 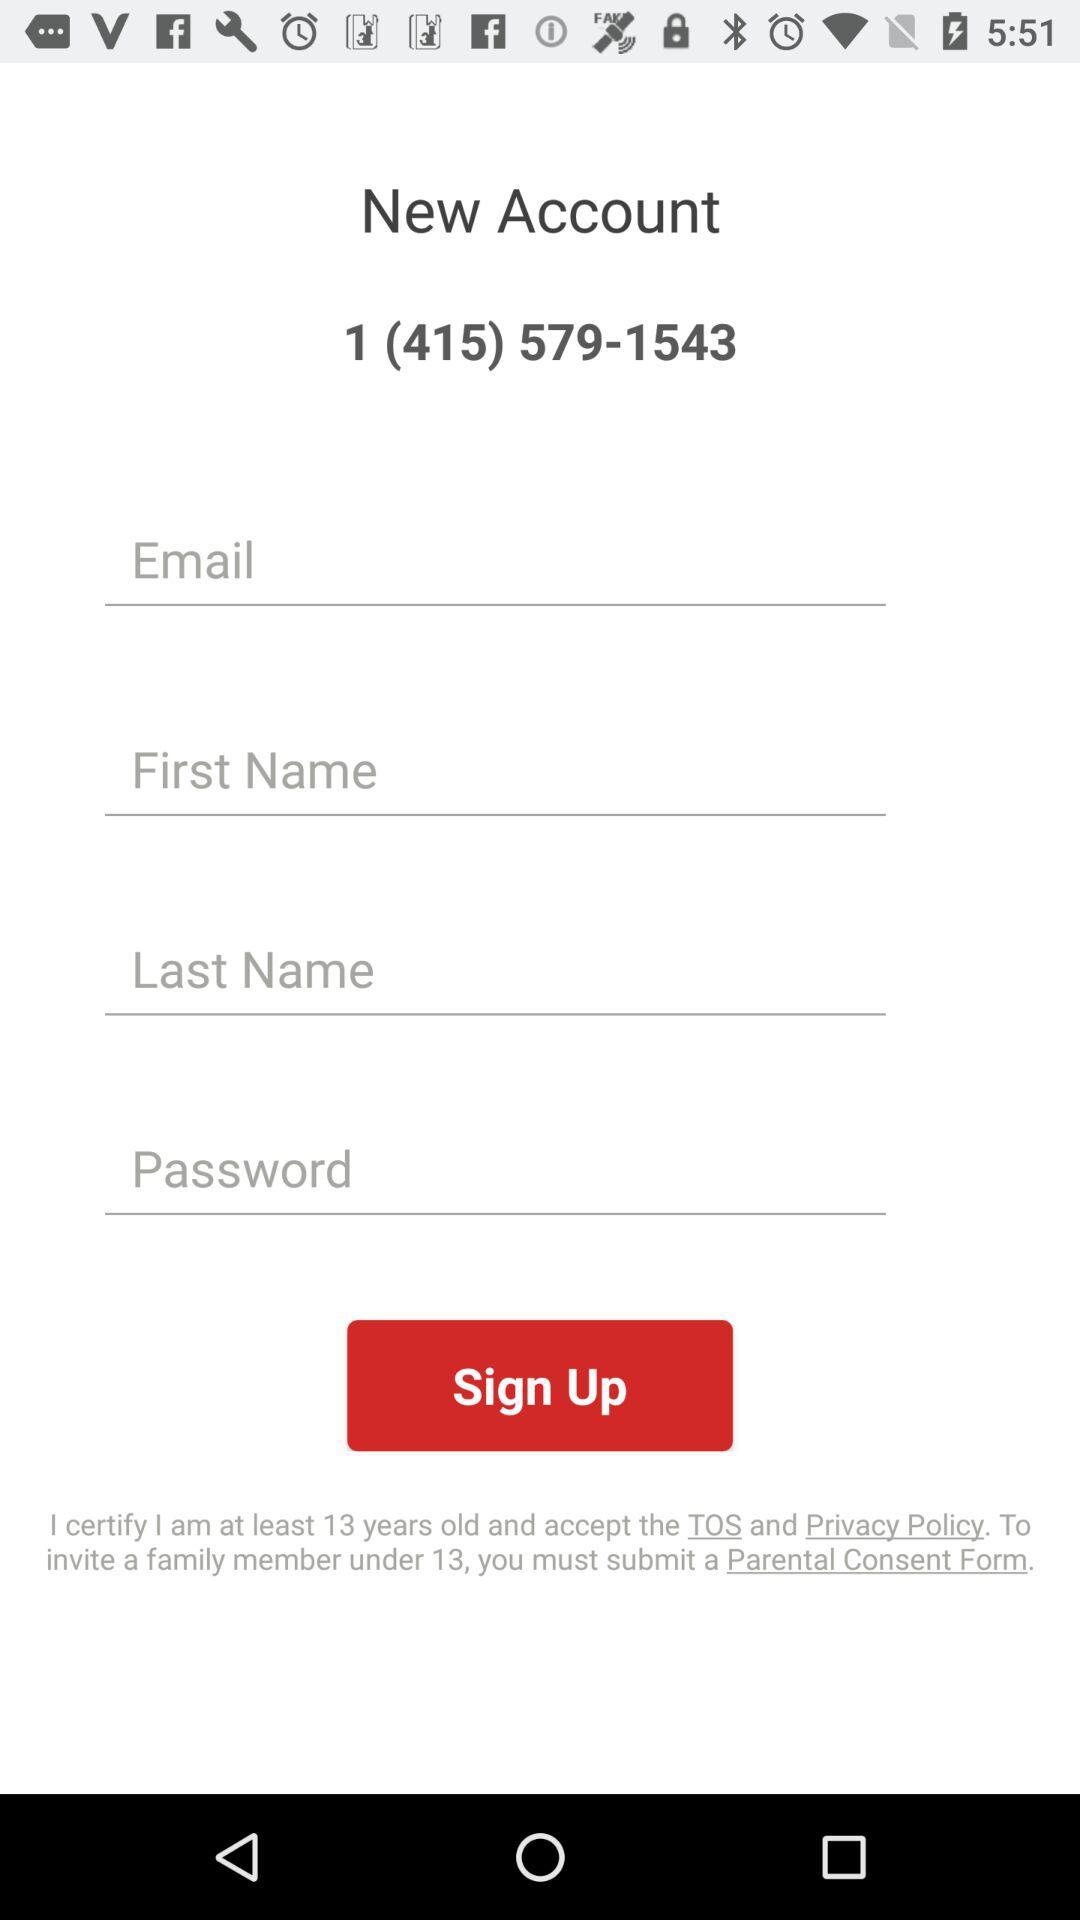 What do you see at coordinates (540, 1384) in the screenshot?
I see `the icon above the i certify i item` at bounding box center [540, 1384].